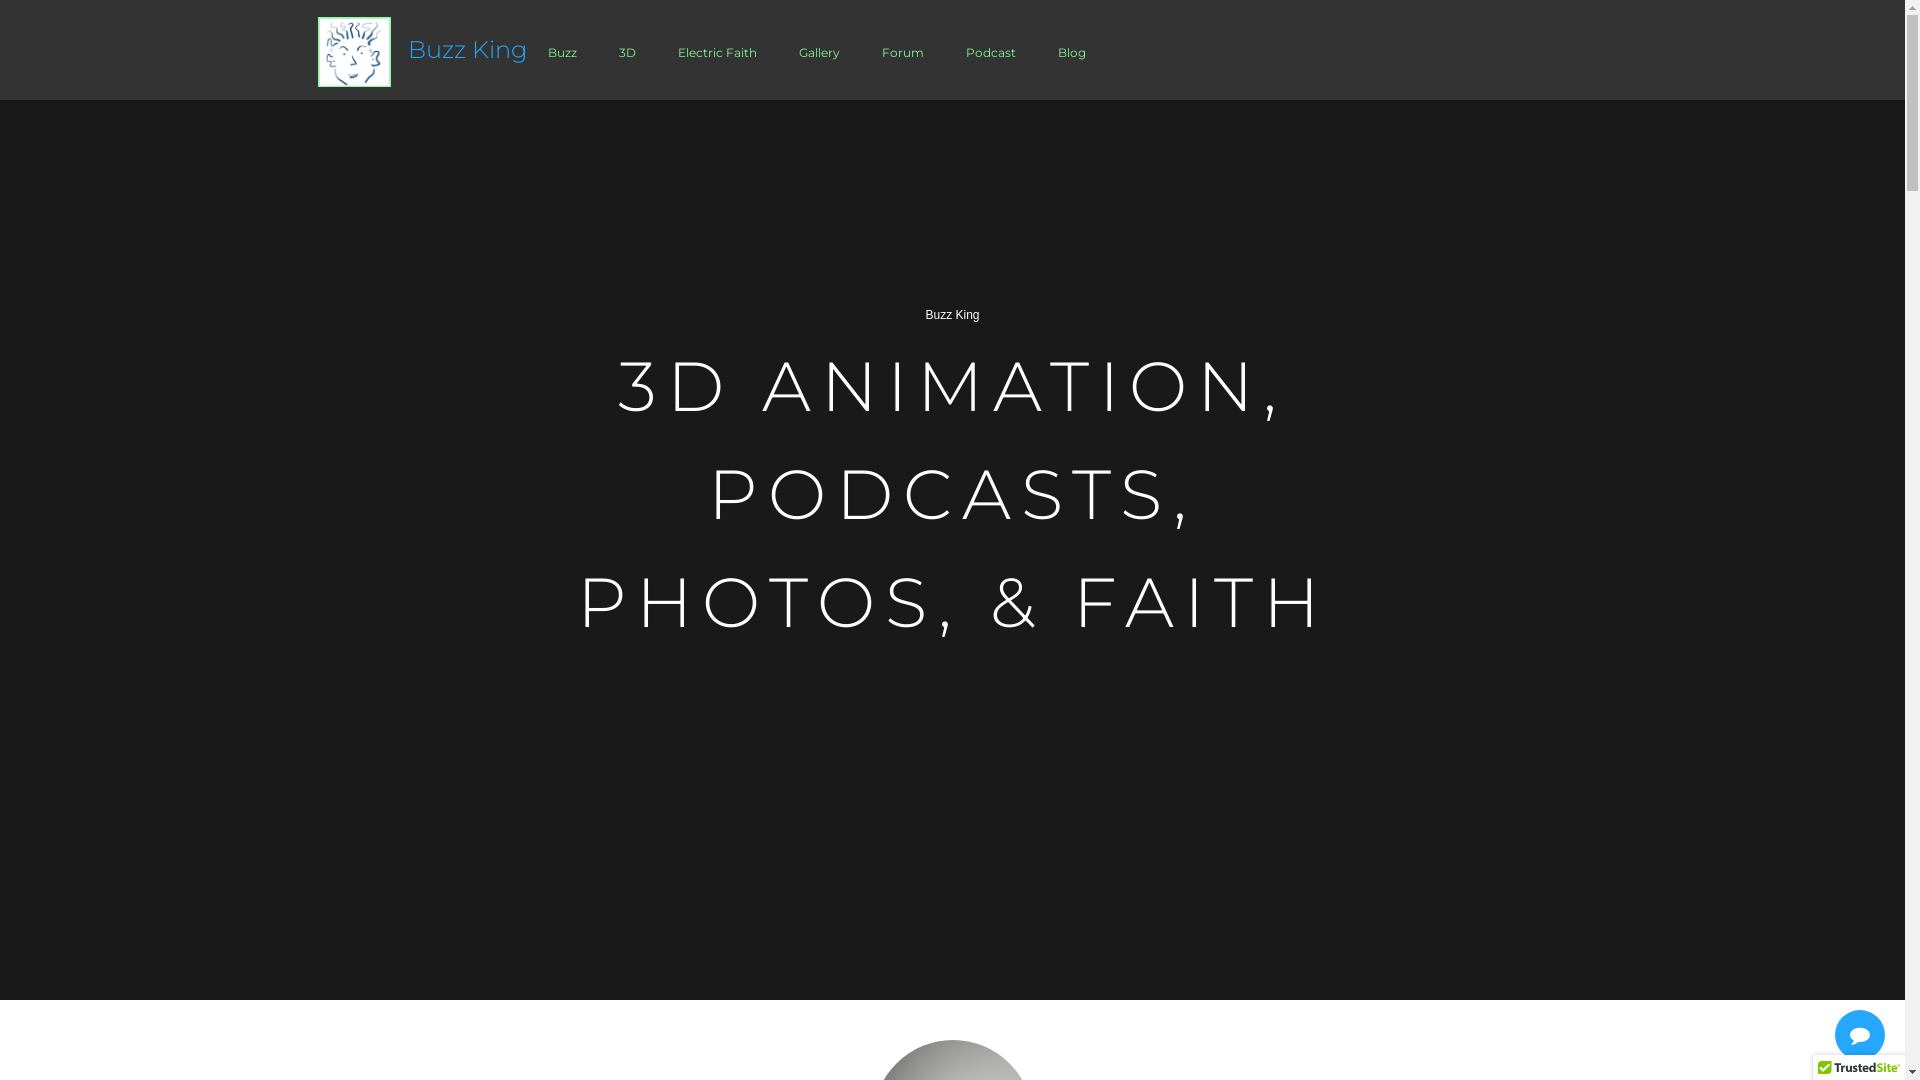 Image resolution: width=1920 pixels, height=1080 pixels. Describe the element at coordinates (862, 51) in the screenshot. I see `'Forum'` at that location.